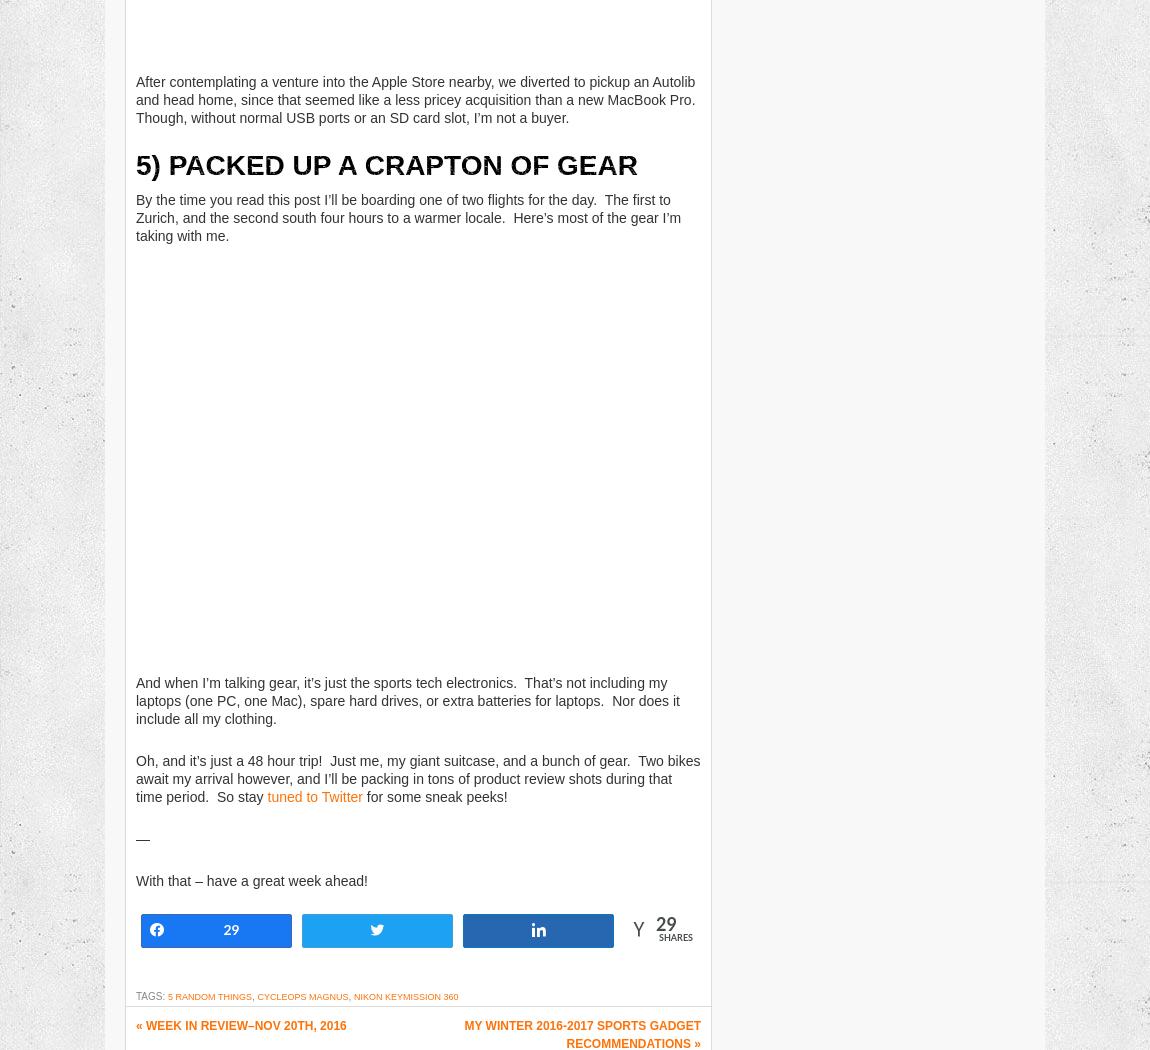 The width and height of the screenshot is (1150, 1050). What do you see at coordinates (135, 700) in the screenshot?
I see `'And when I’m talking gear, it’s just the sports tech electronics.  That’s not including my laptops (one PC, one Mac), spare hard drives, or extra batteries for laptops.  Nor does it include all my clothing.'` at bounding box center [135, 700].